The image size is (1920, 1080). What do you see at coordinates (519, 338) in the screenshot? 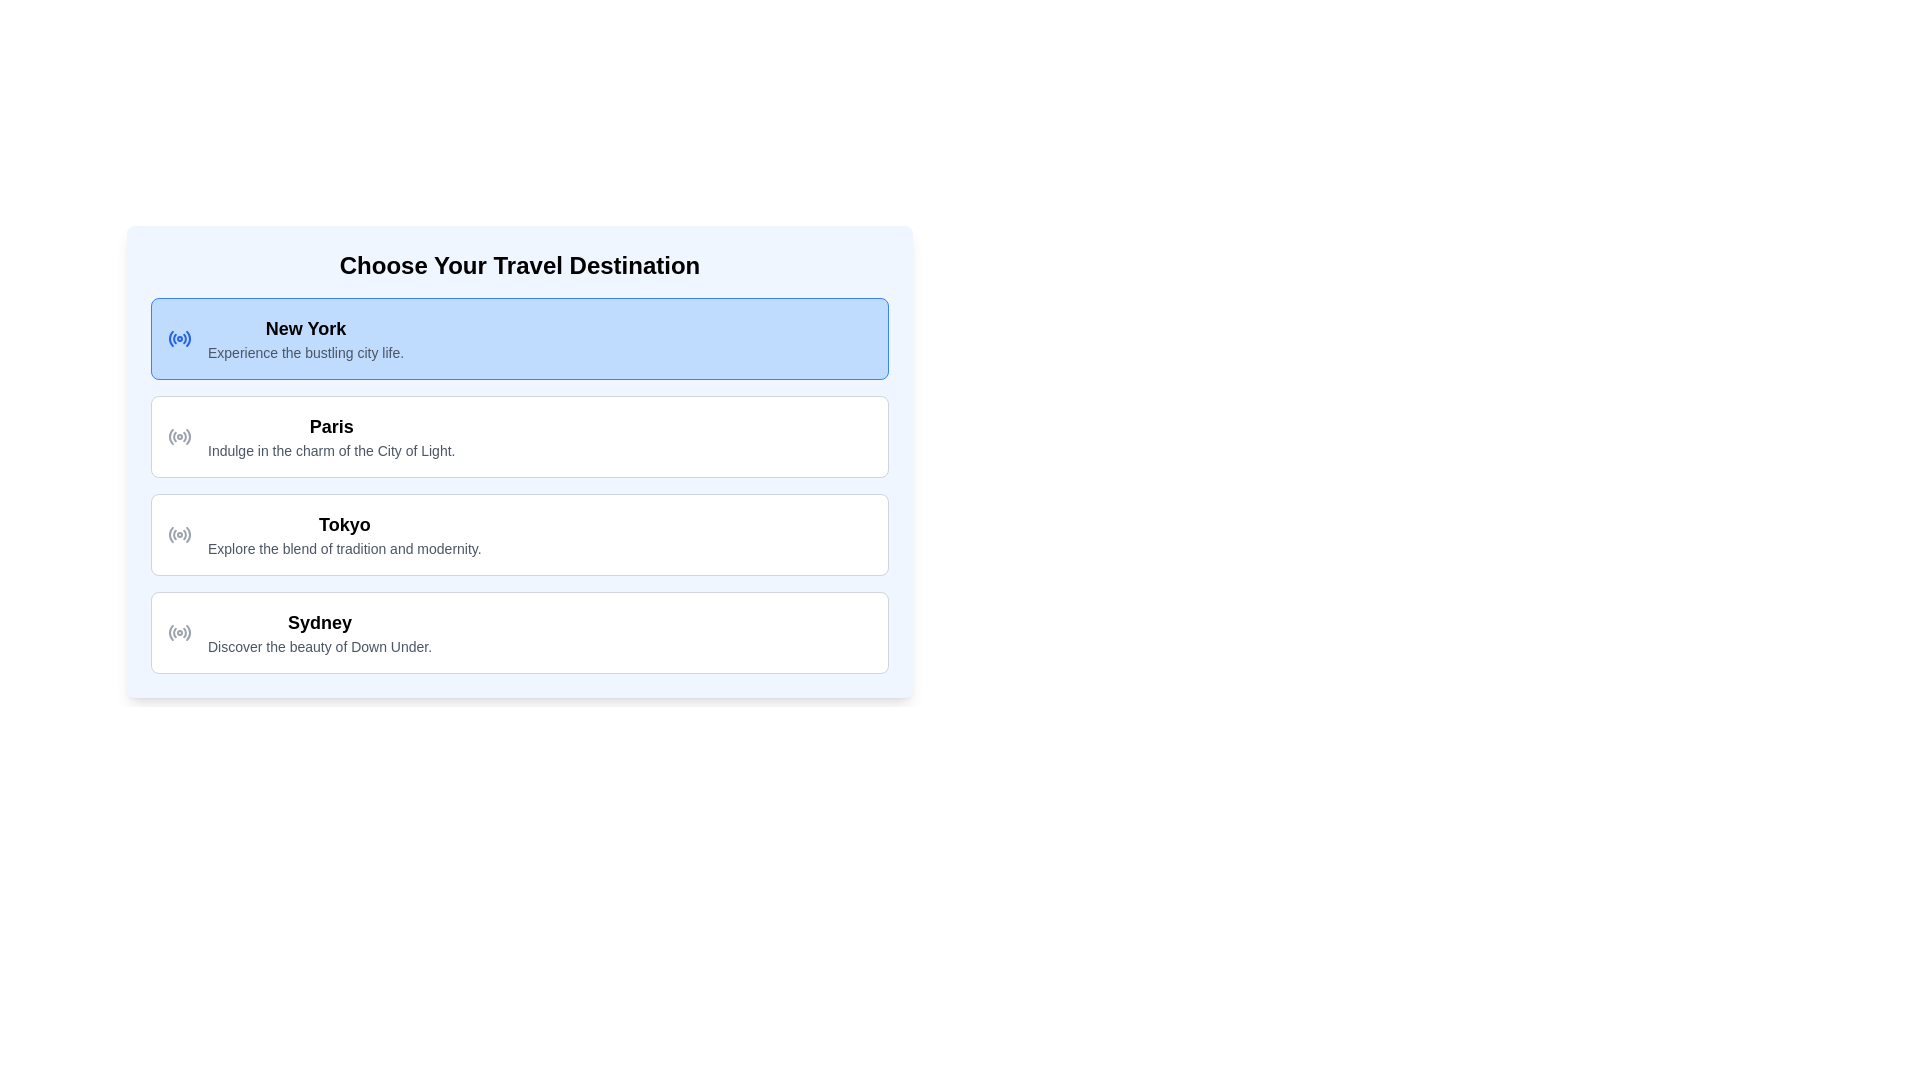
I see `the 'New York' destination card, which is the first item in the vertical list of destination cards` at bounding box center [519, 338].